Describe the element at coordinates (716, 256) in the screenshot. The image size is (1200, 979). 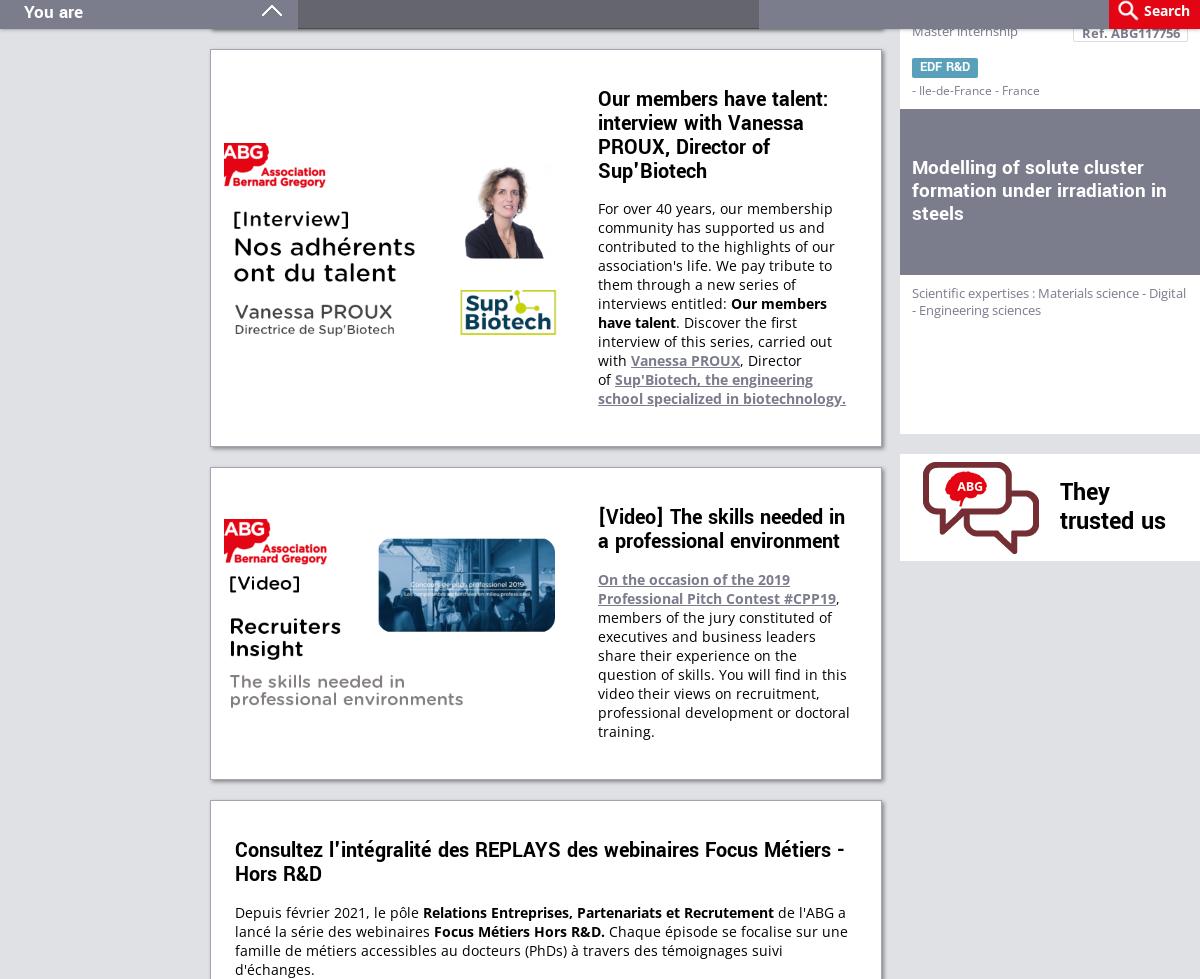
I see `'For over 40 years, our membership community has supported us and contributed to the highlights of our association's life. We pay tribute to them through a new series of interviews entitled:'` at that location.